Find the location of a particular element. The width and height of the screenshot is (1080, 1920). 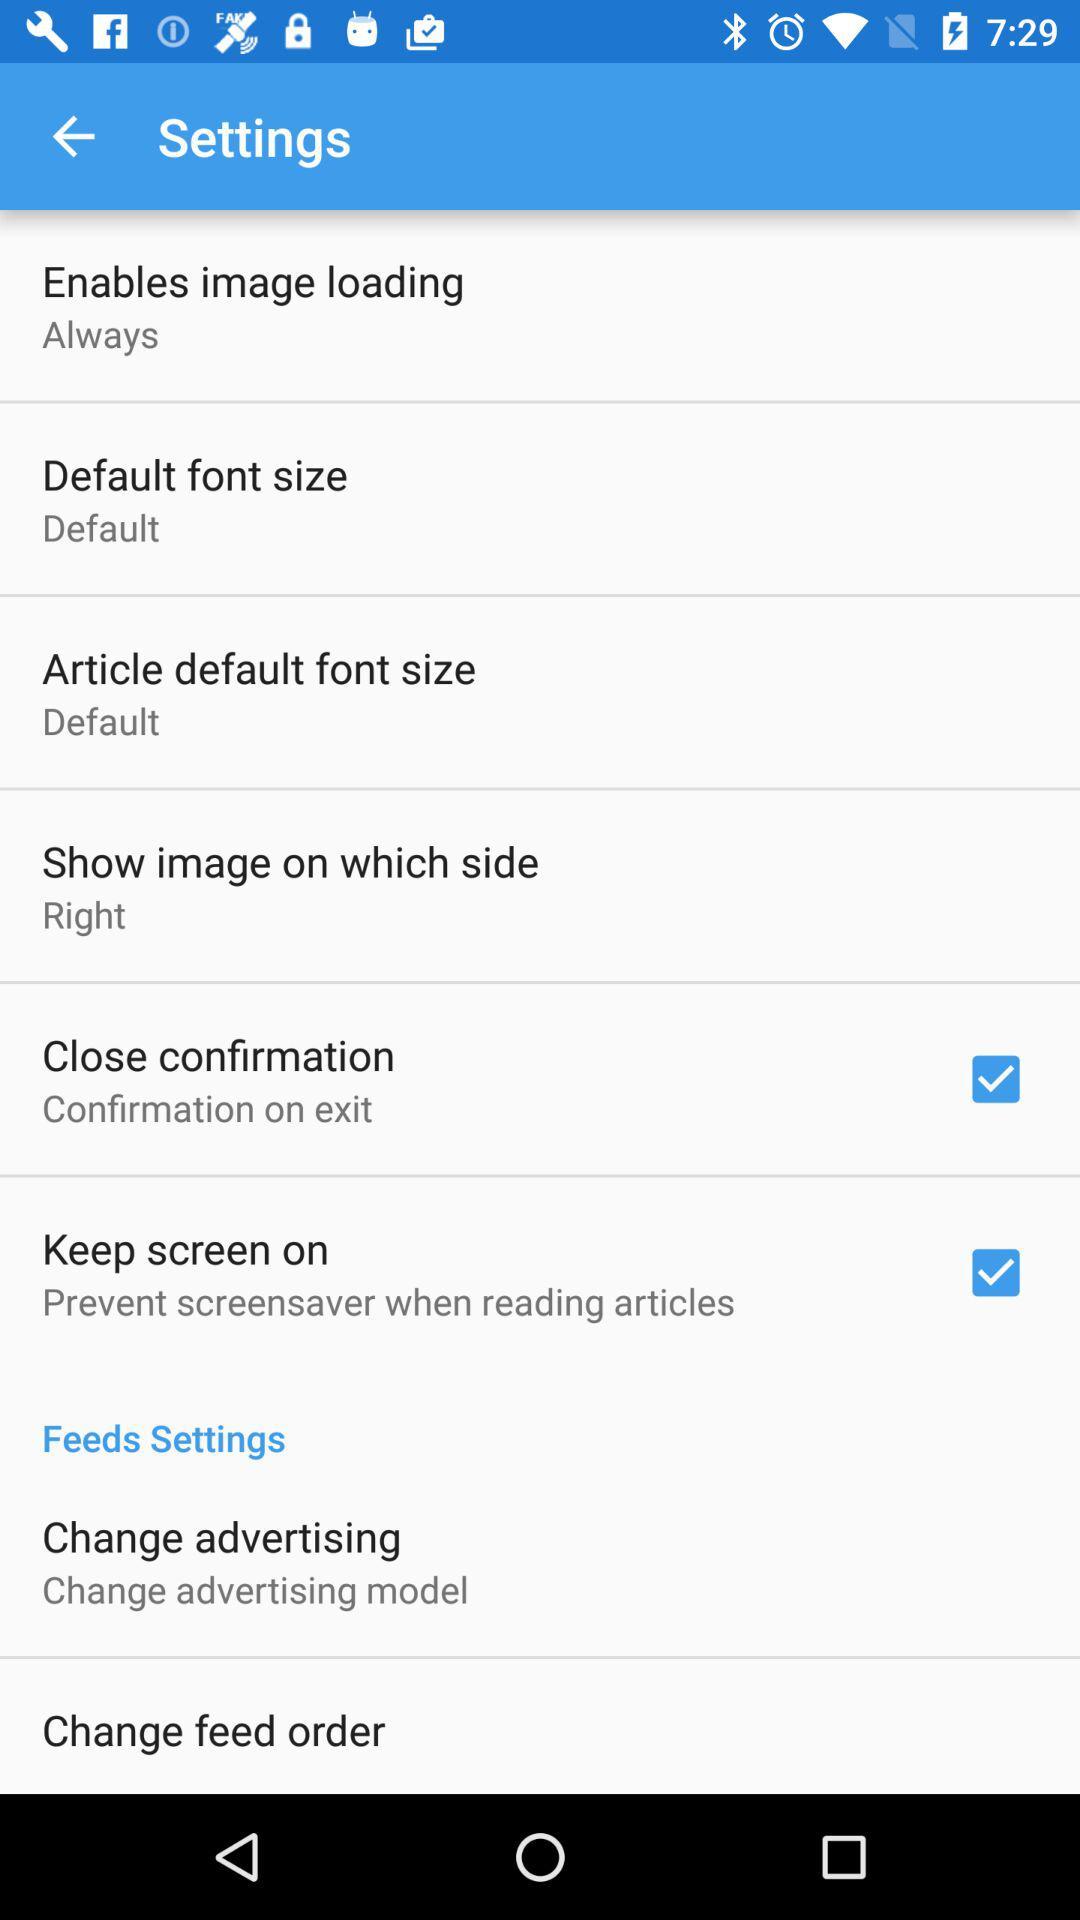

keep screen on item is located at coordinates (185, 1247).